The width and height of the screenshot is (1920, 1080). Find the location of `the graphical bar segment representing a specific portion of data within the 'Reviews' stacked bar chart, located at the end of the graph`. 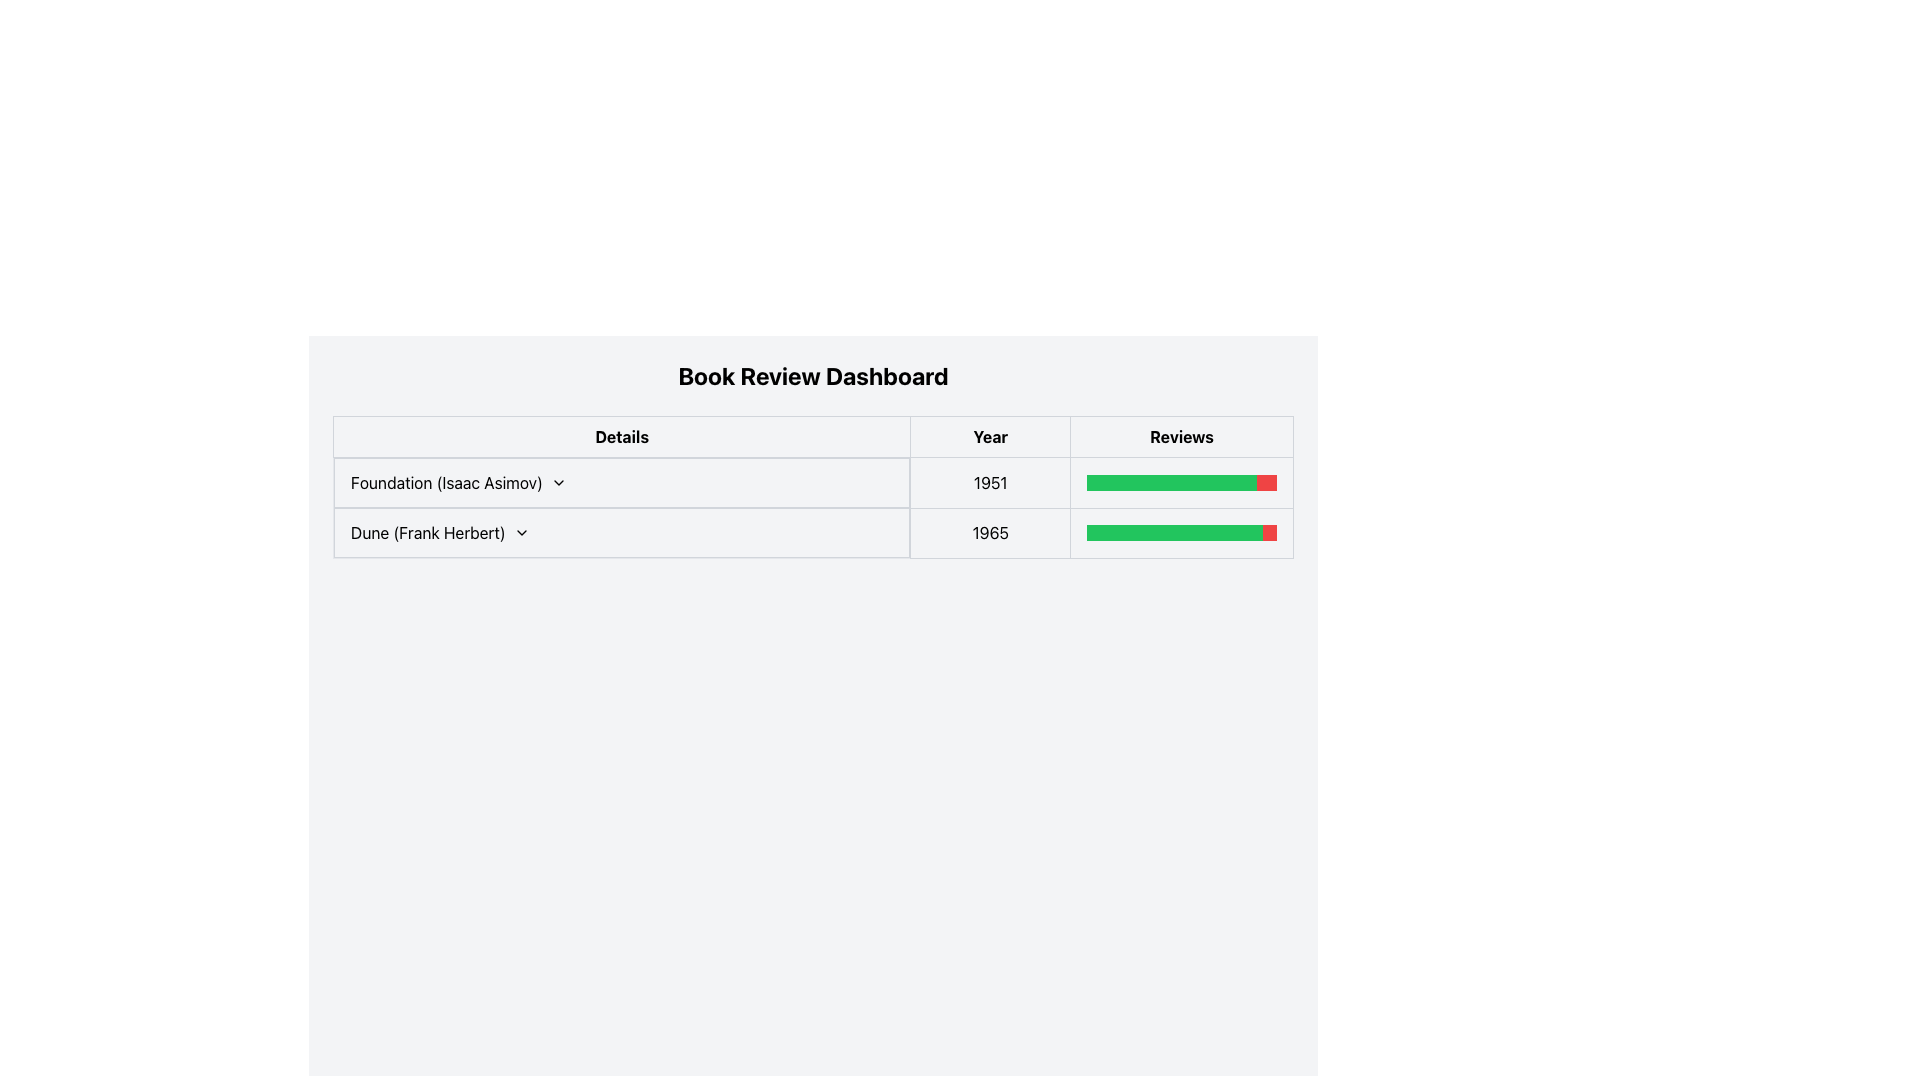

the graphical bar segment representing a specific portion of data within the 'Reviews' stacked bar chart, located at the end of the graph is located at coordinates (1269, 532).